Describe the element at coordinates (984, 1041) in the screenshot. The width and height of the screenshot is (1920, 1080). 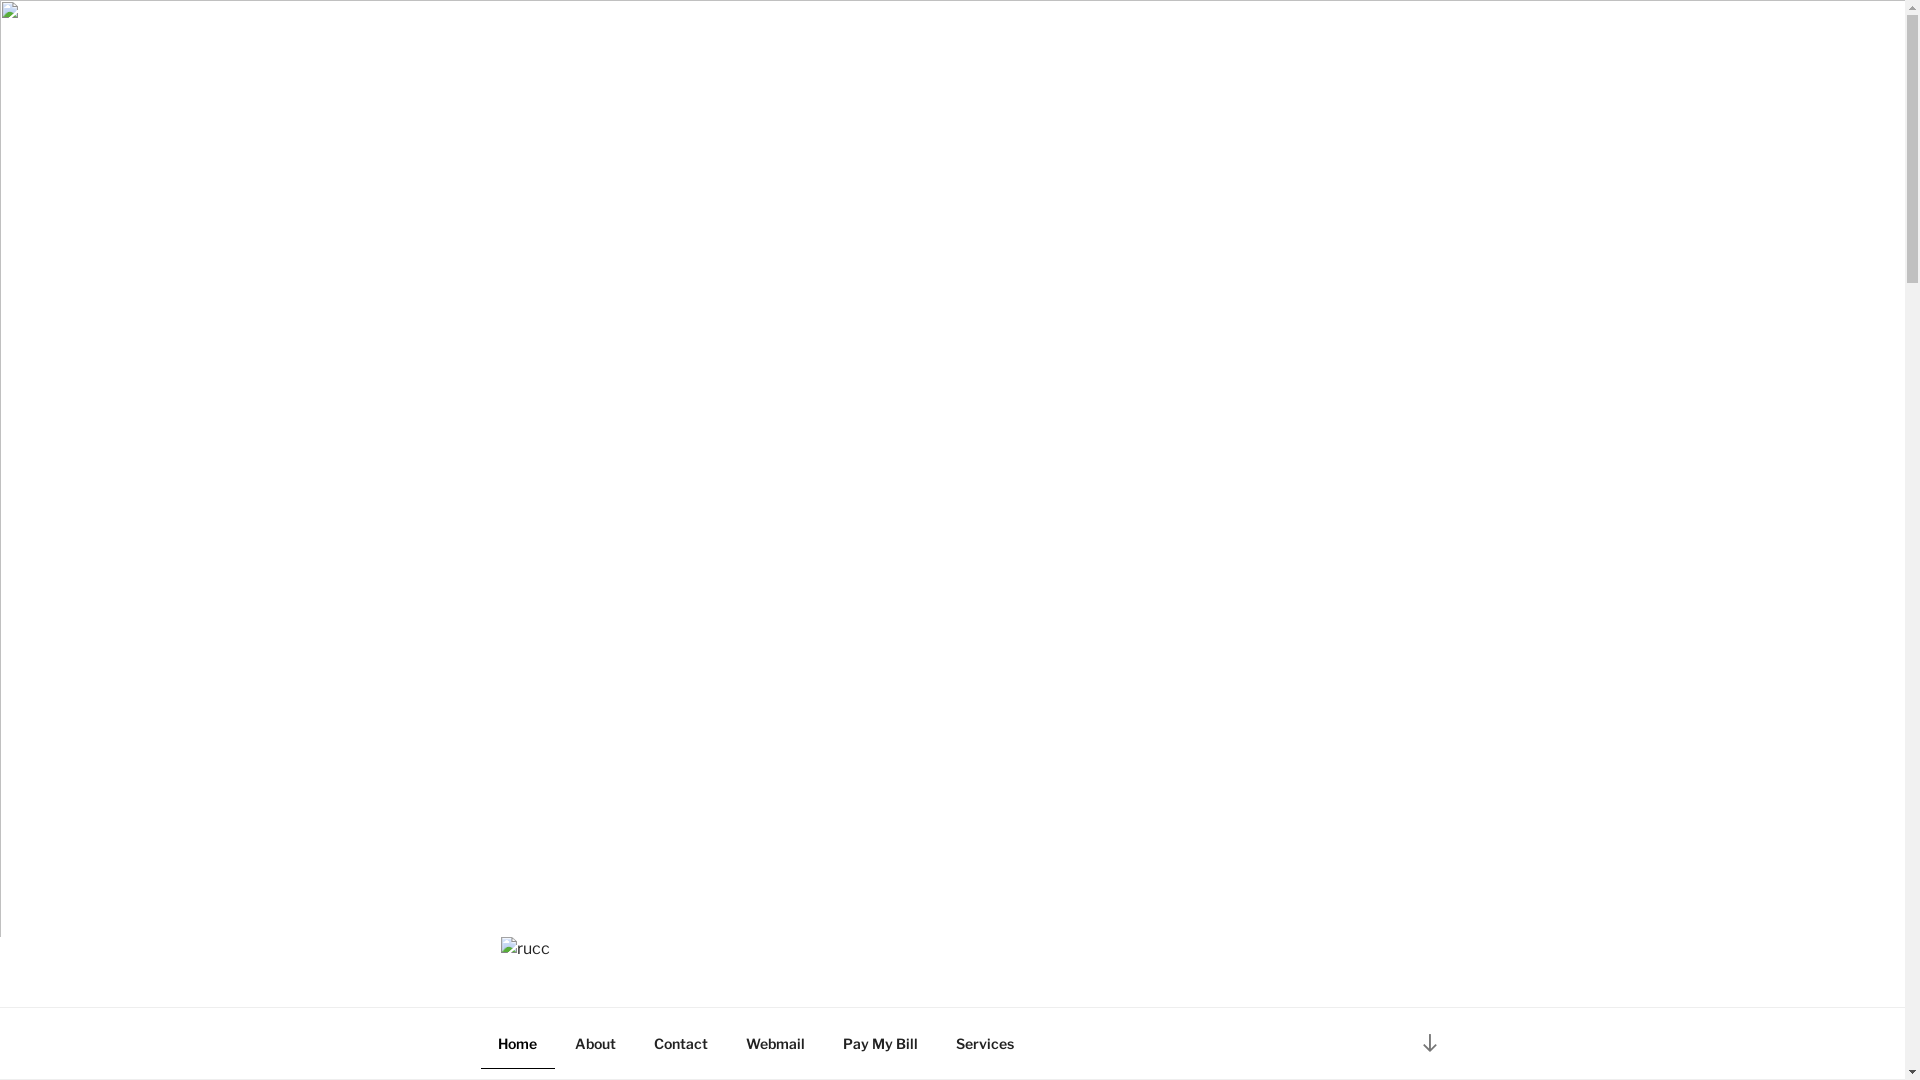
I see `'Services'` at that location.